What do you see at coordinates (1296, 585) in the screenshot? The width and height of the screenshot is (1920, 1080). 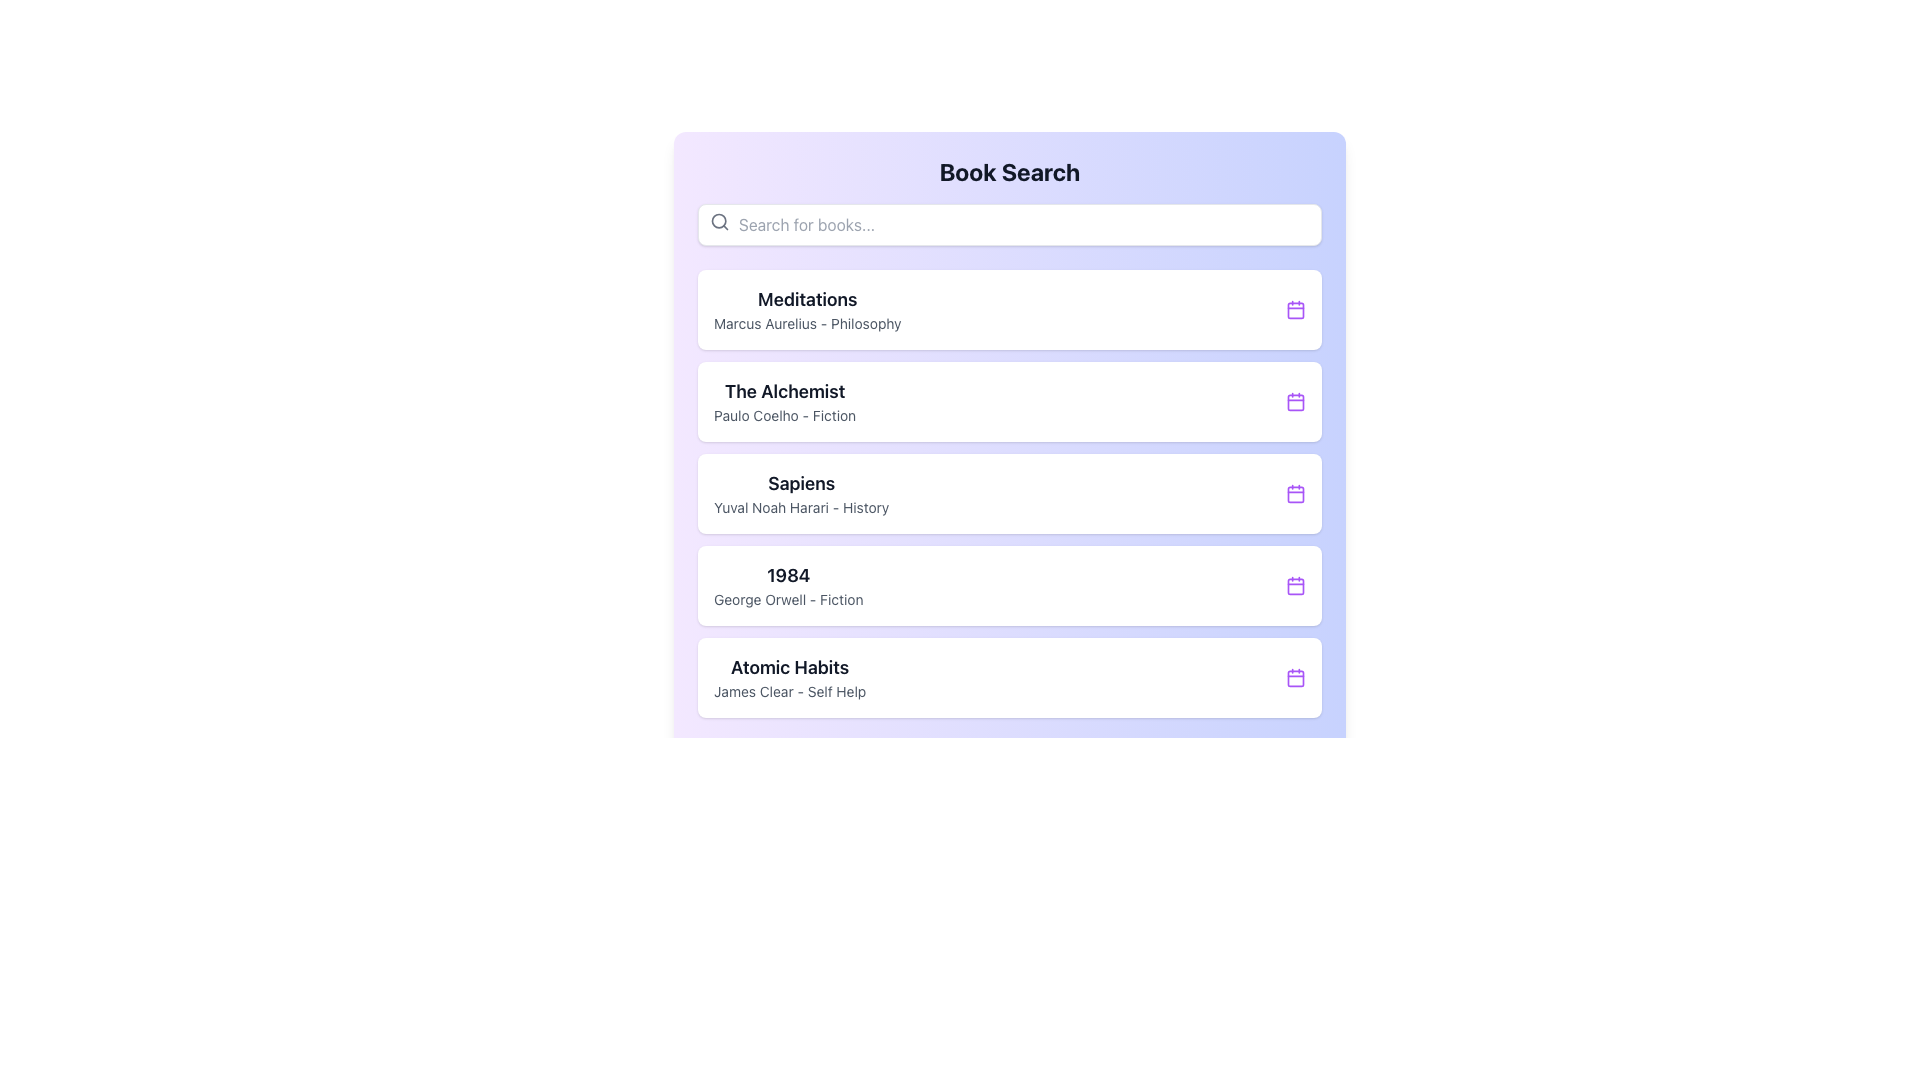 I see `the calendar icon with a purple outline located in the rightmost section of the row containing the book '1984' by George Orwell` at bounding box center [1296, 585].